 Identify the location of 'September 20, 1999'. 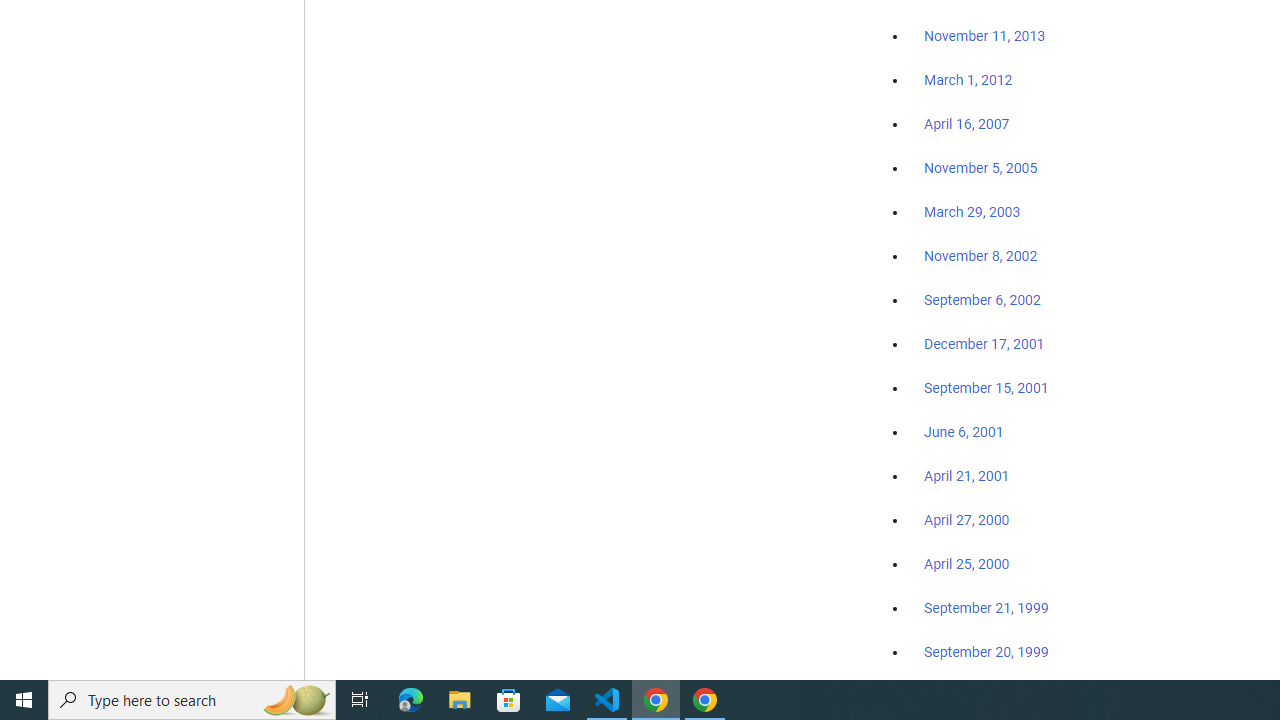
(986, 651).